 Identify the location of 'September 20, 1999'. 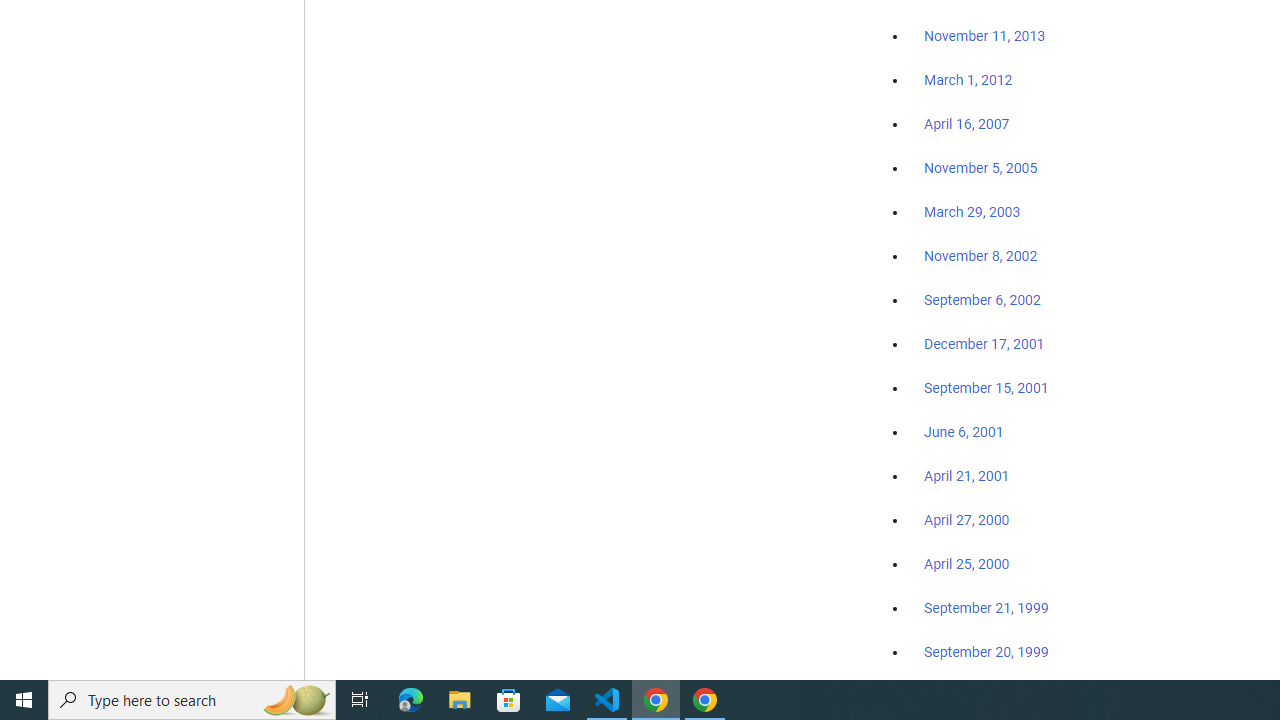
(986, 651).